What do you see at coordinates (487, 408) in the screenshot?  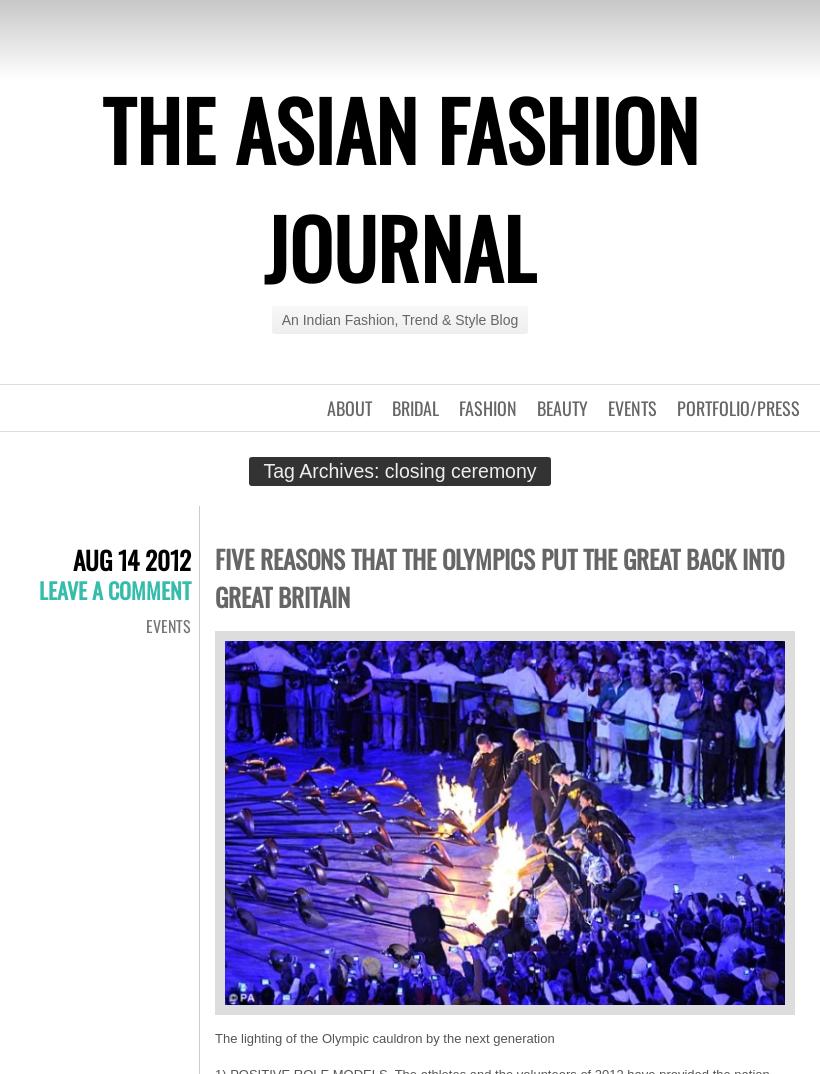 I see `'Fashion'` at bounding box center [487, 408].